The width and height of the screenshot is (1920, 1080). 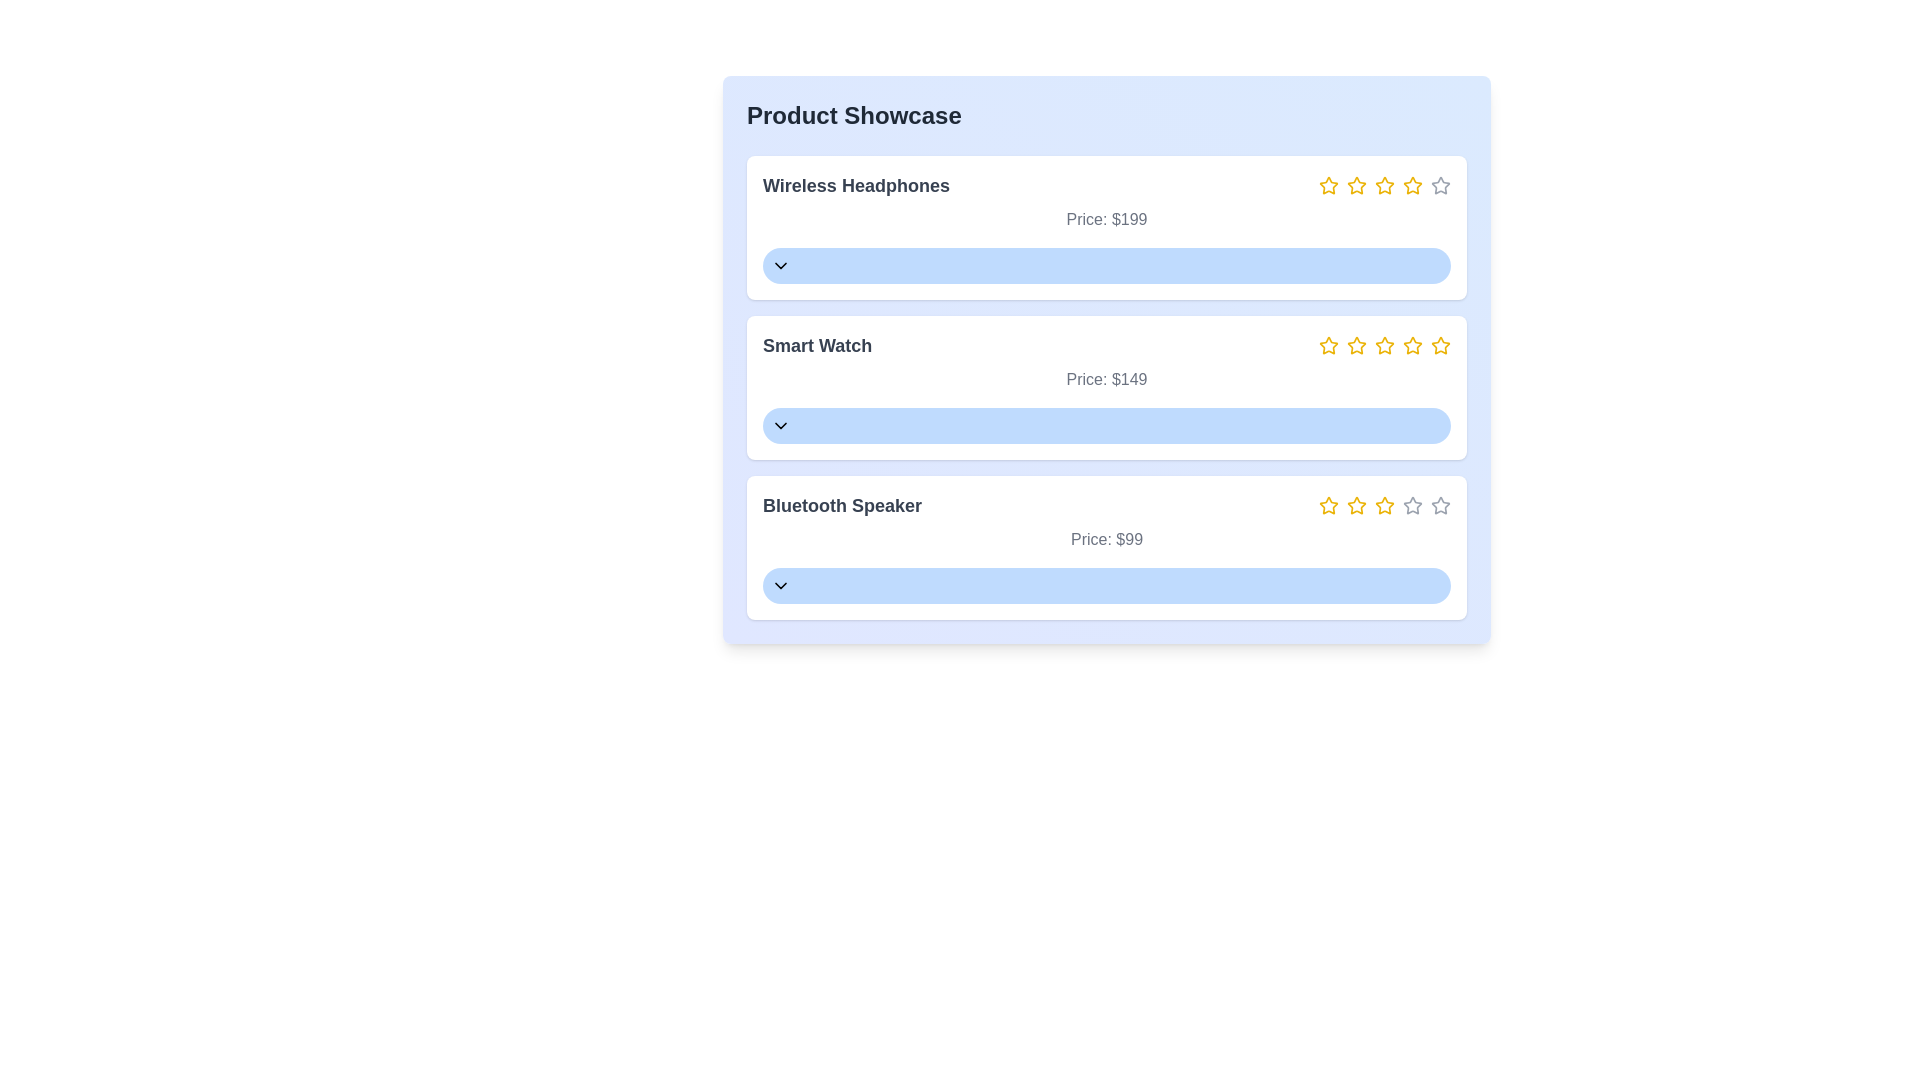 I want to click on the fifth grey star icon in the rating component for the 'Bluetooth Speaker' product card, so click(x=1440, y=504).